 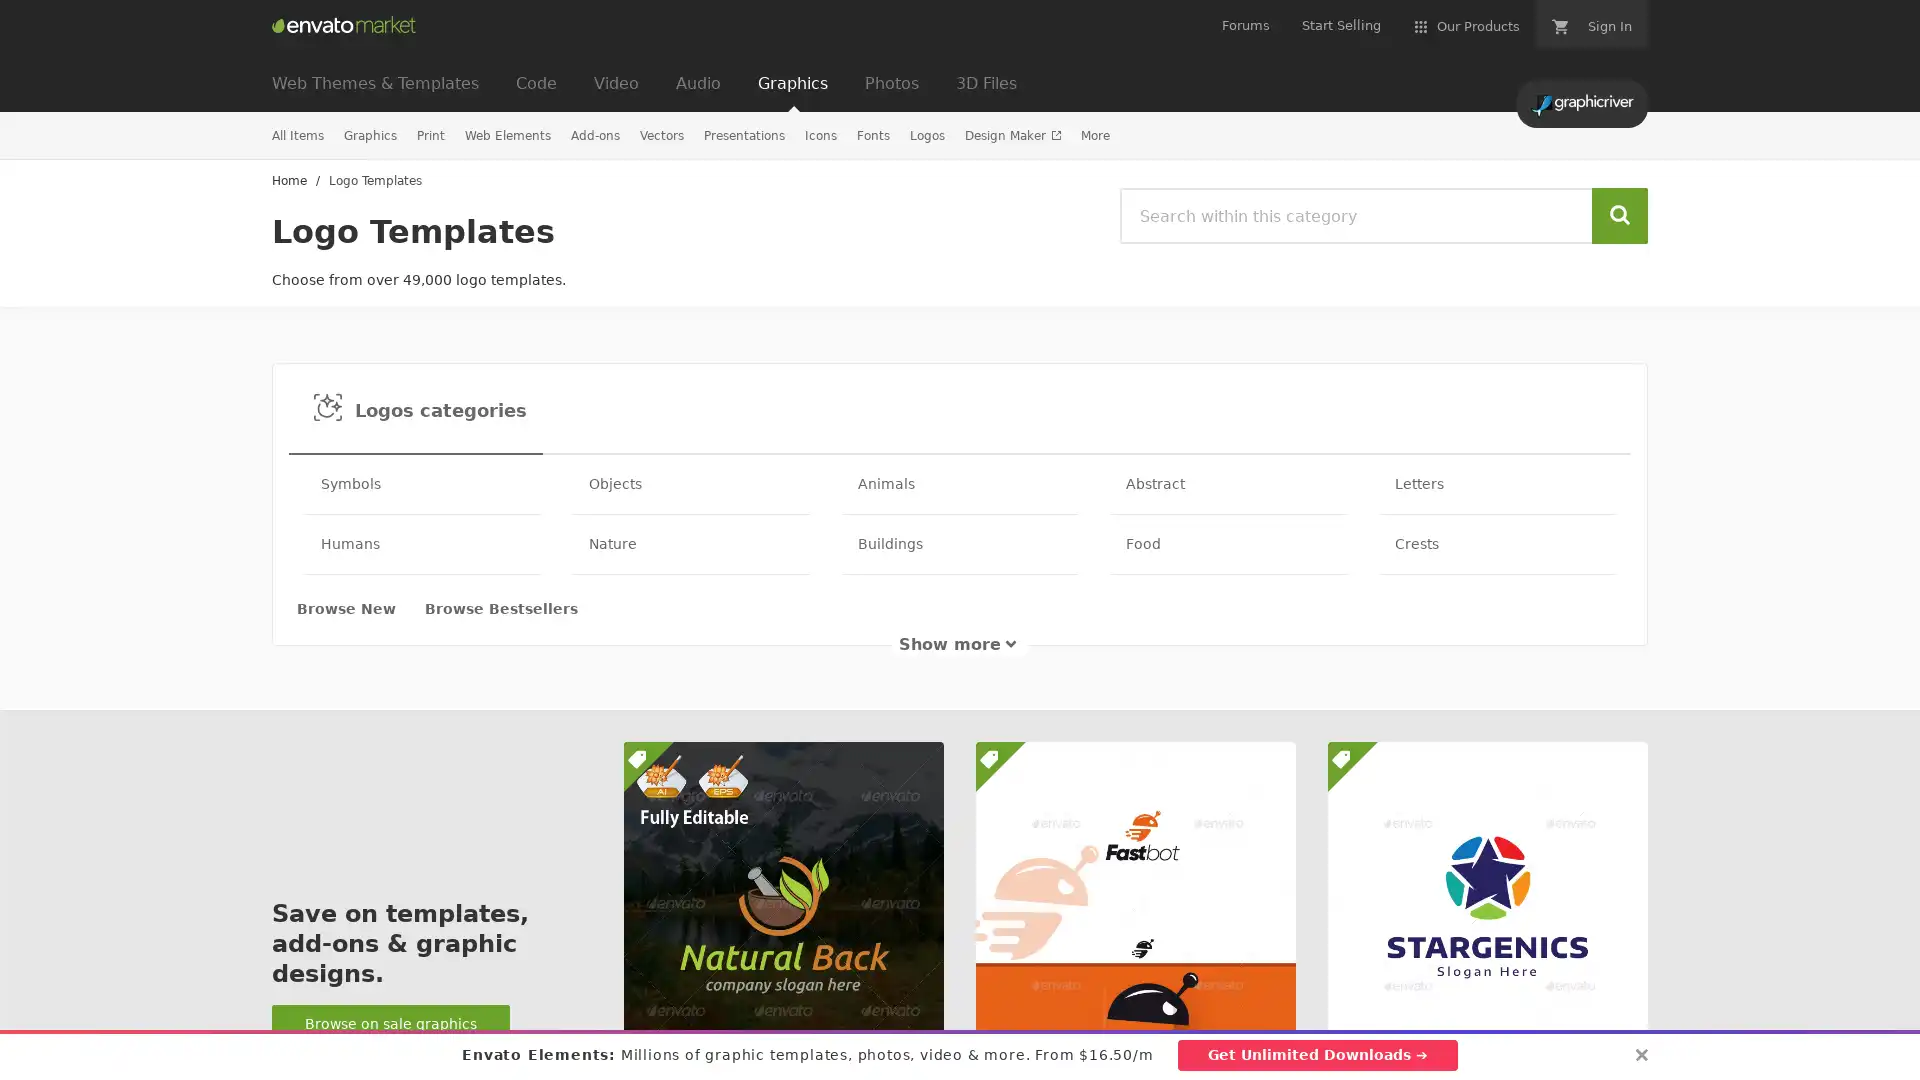 I want to click on Add to Favorites, so click(x=1622, y=1033).